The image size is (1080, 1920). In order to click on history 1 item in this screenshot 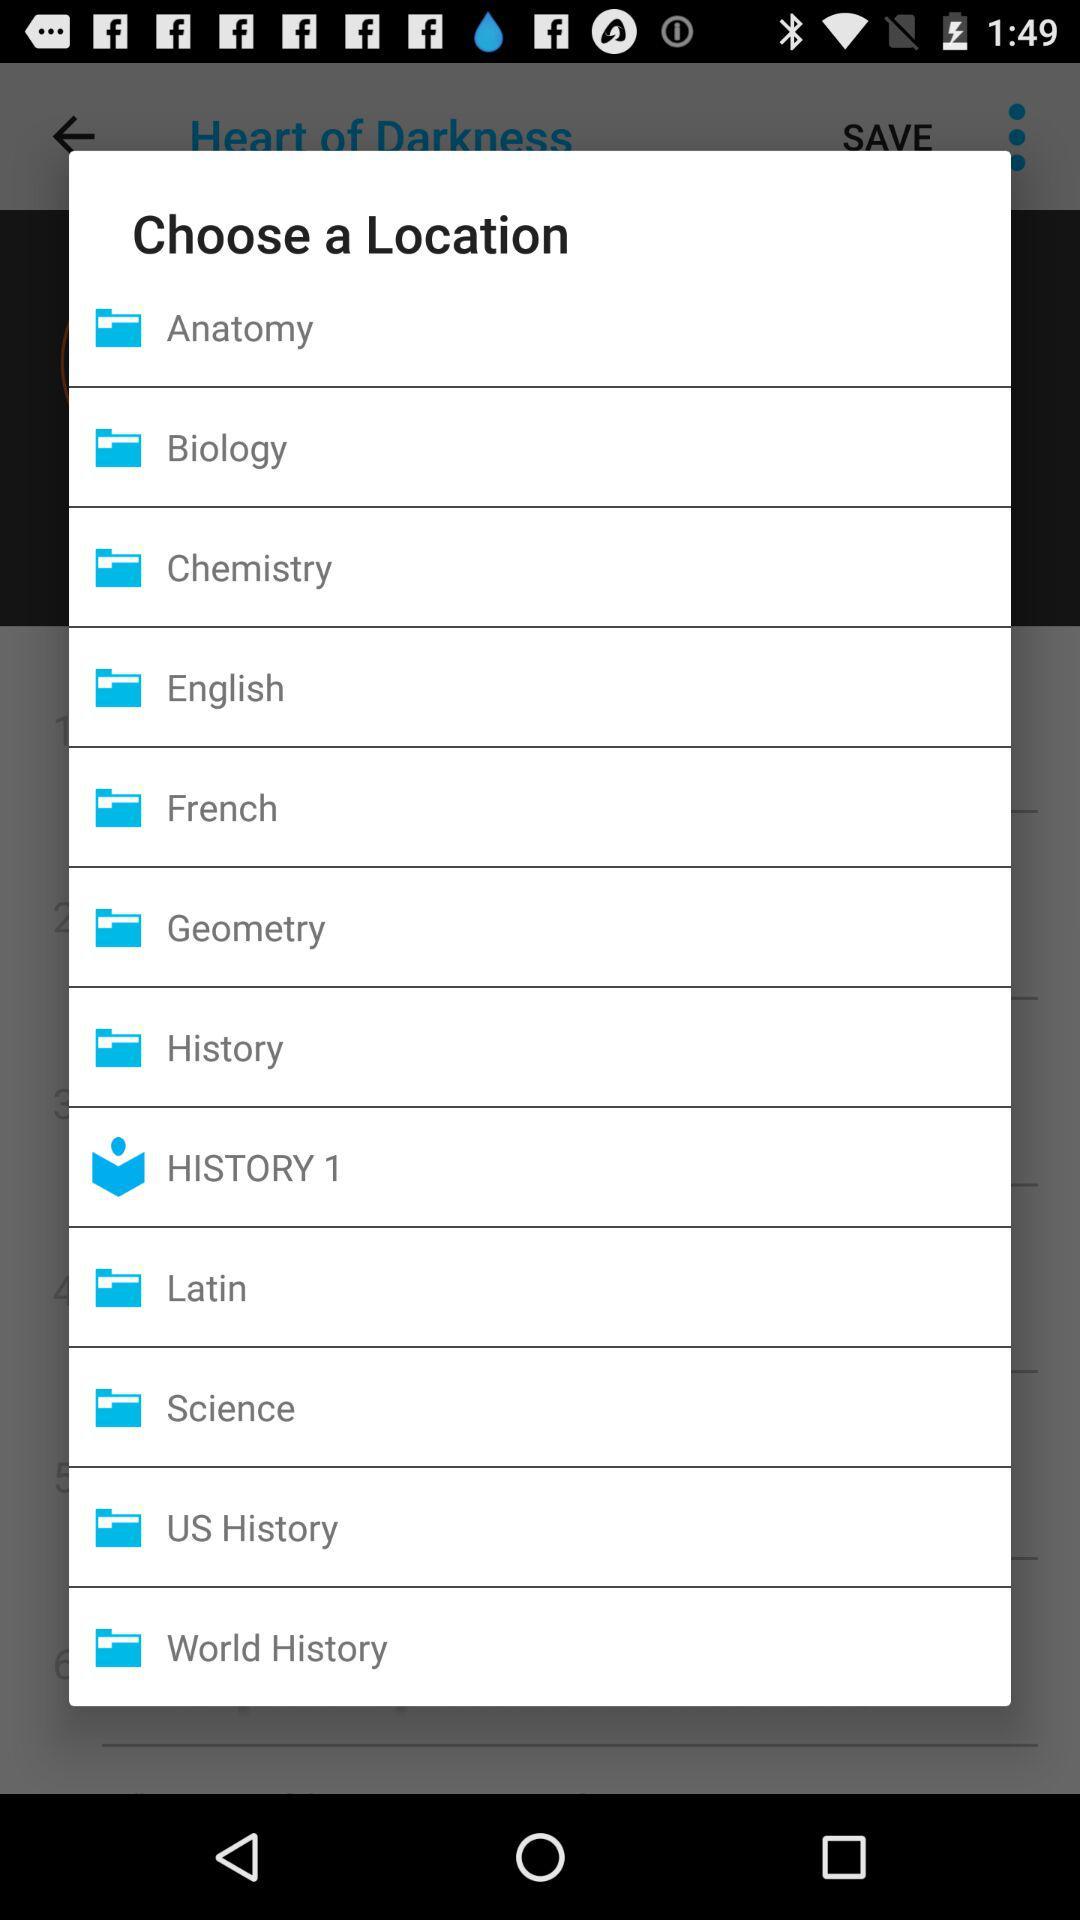, I will do `click(587, 1166)`.